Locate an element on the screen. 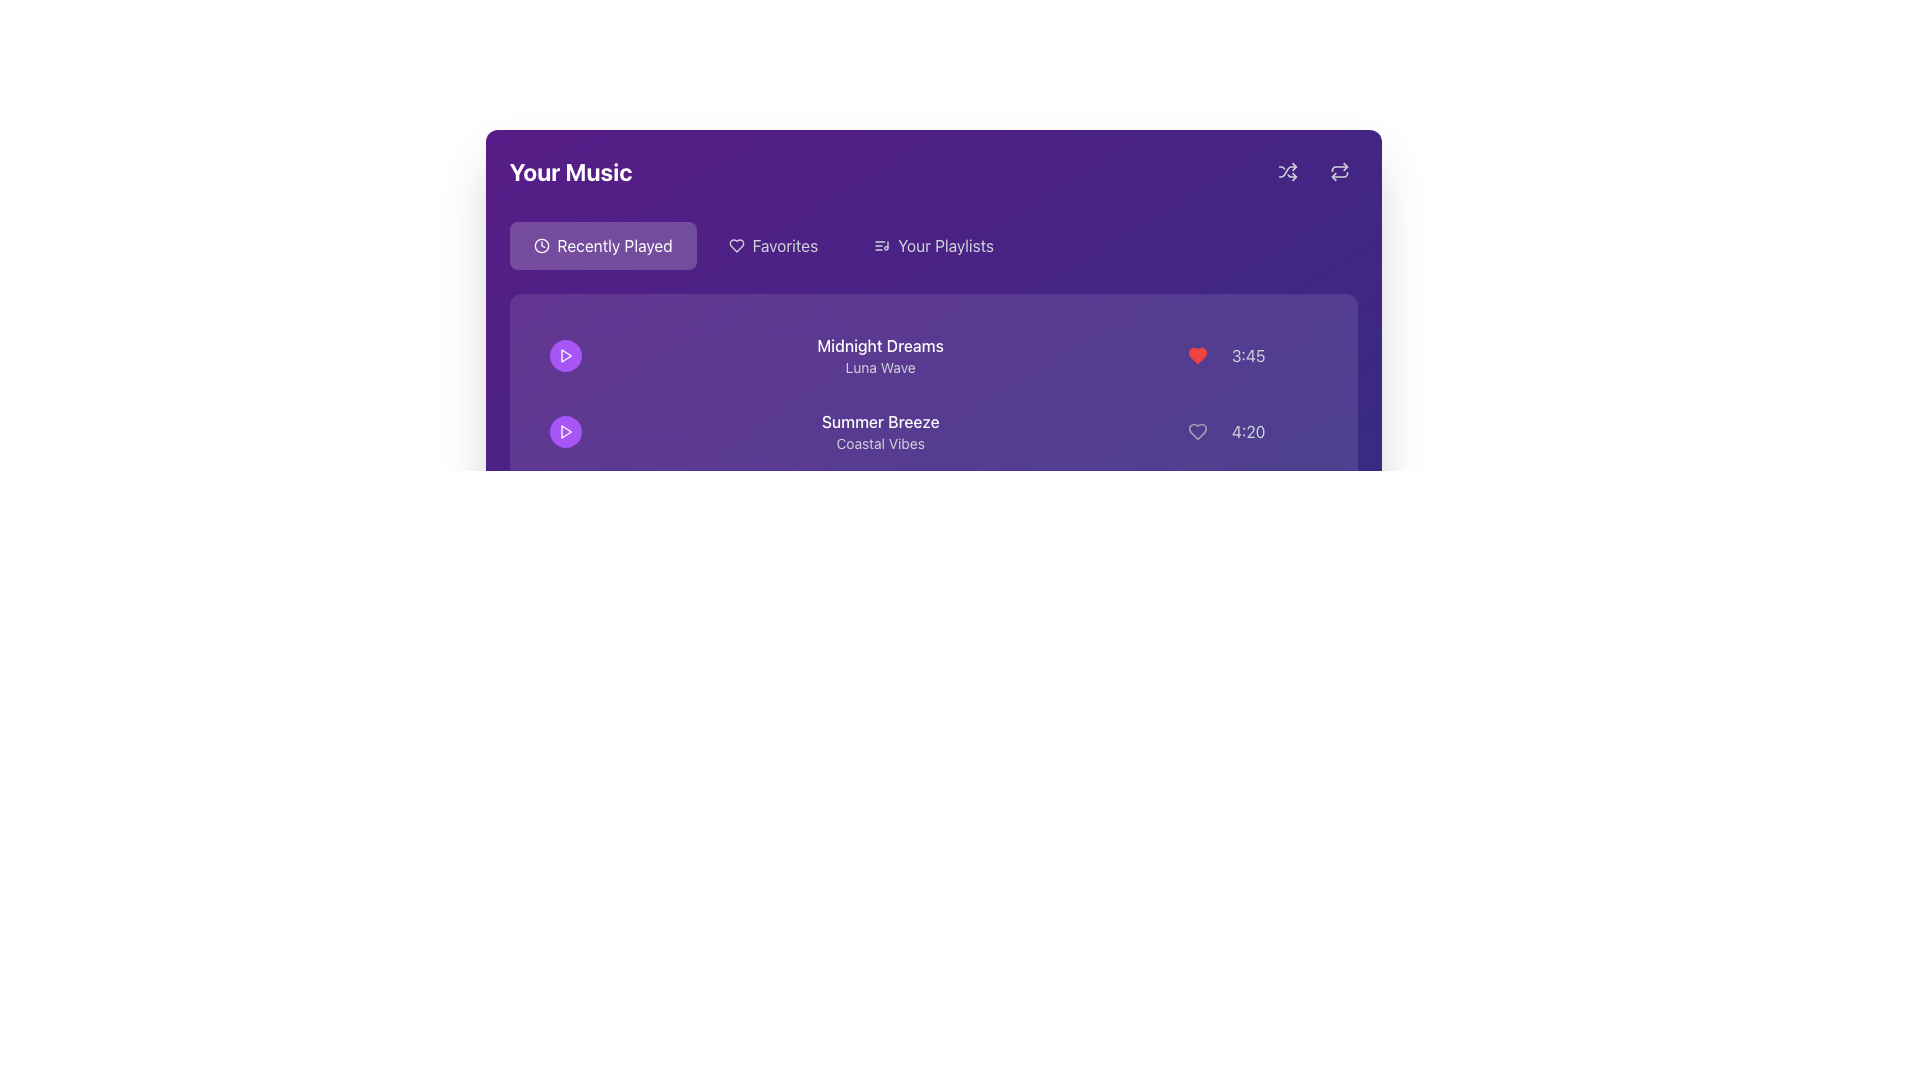 The width and height of the screenshot is (1920, 1080). the textual display component that shows the title 'Summer Breeze' and subtitle 'Coastal Vibes' is located at coordinates (880, 431).